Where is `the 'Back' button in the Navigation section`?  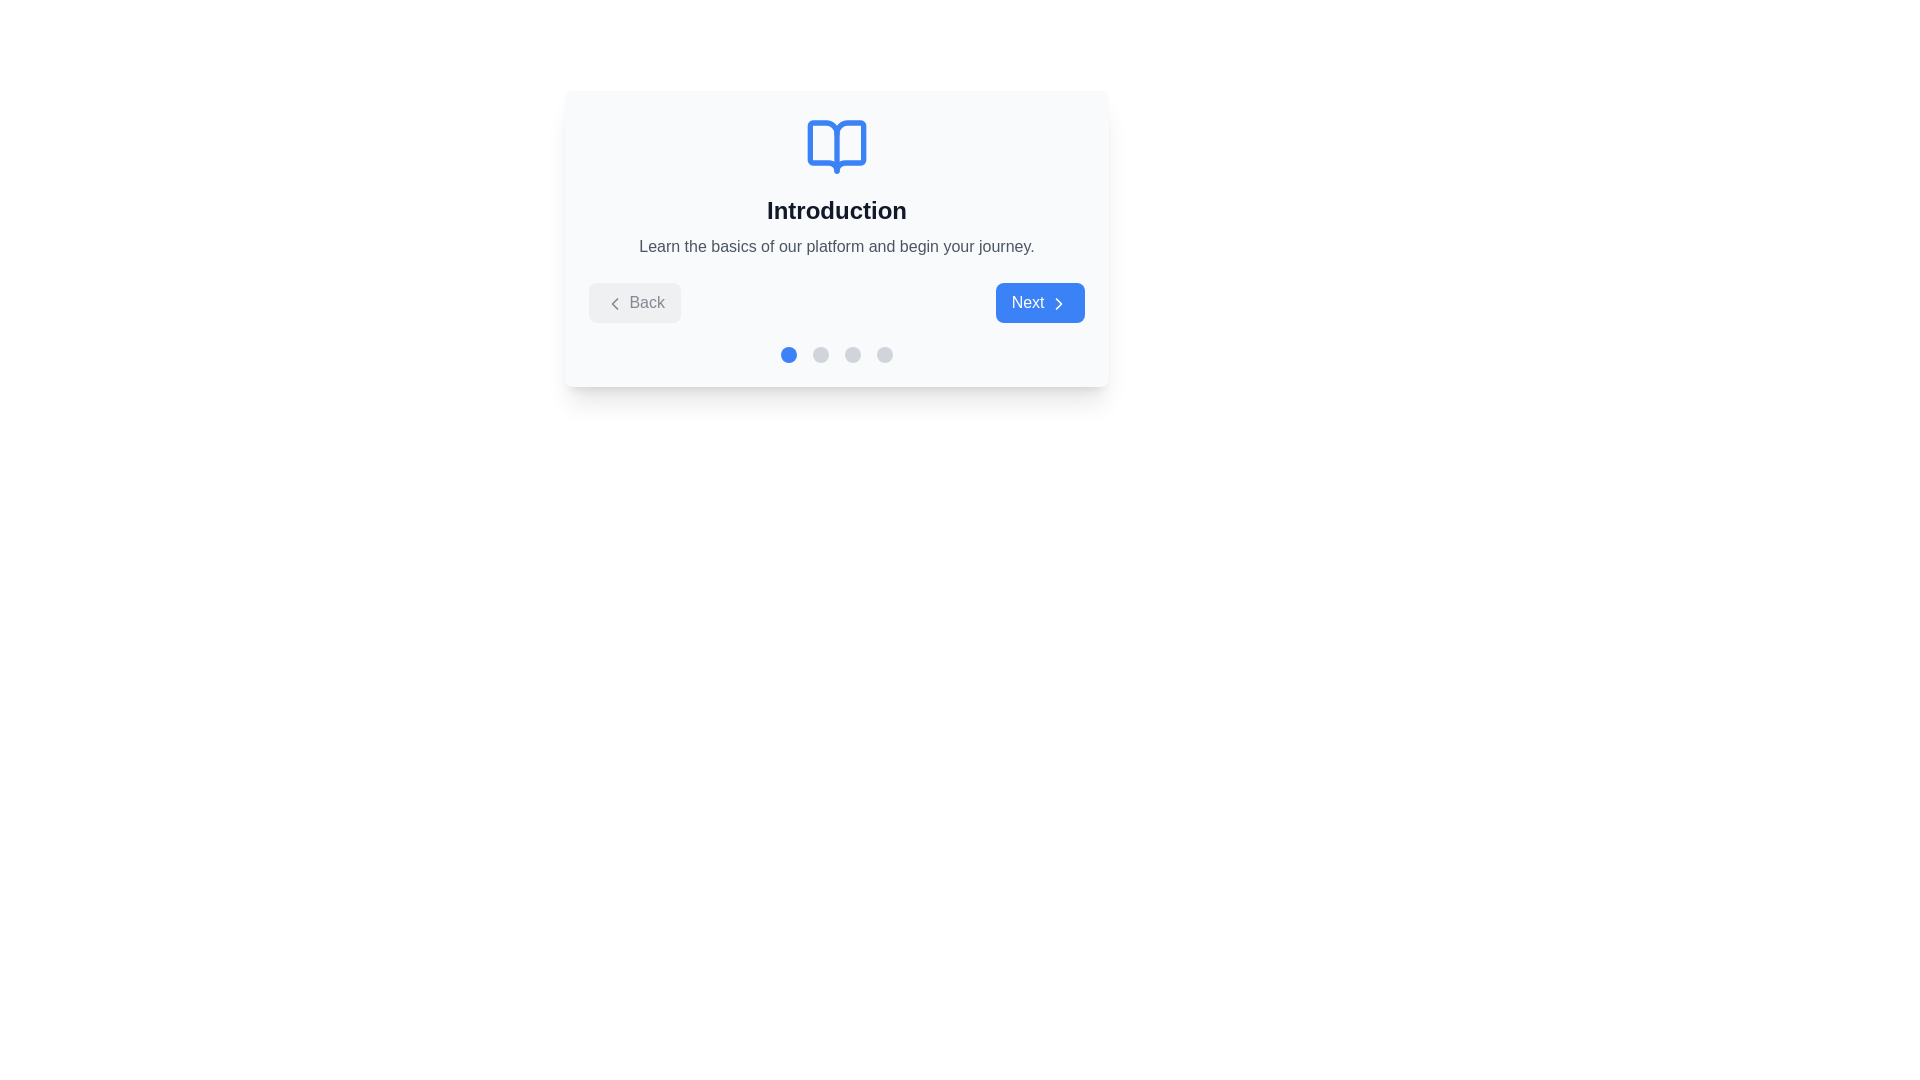
the 'Back' button in the Navigation section is located at coordinates (836, 303).